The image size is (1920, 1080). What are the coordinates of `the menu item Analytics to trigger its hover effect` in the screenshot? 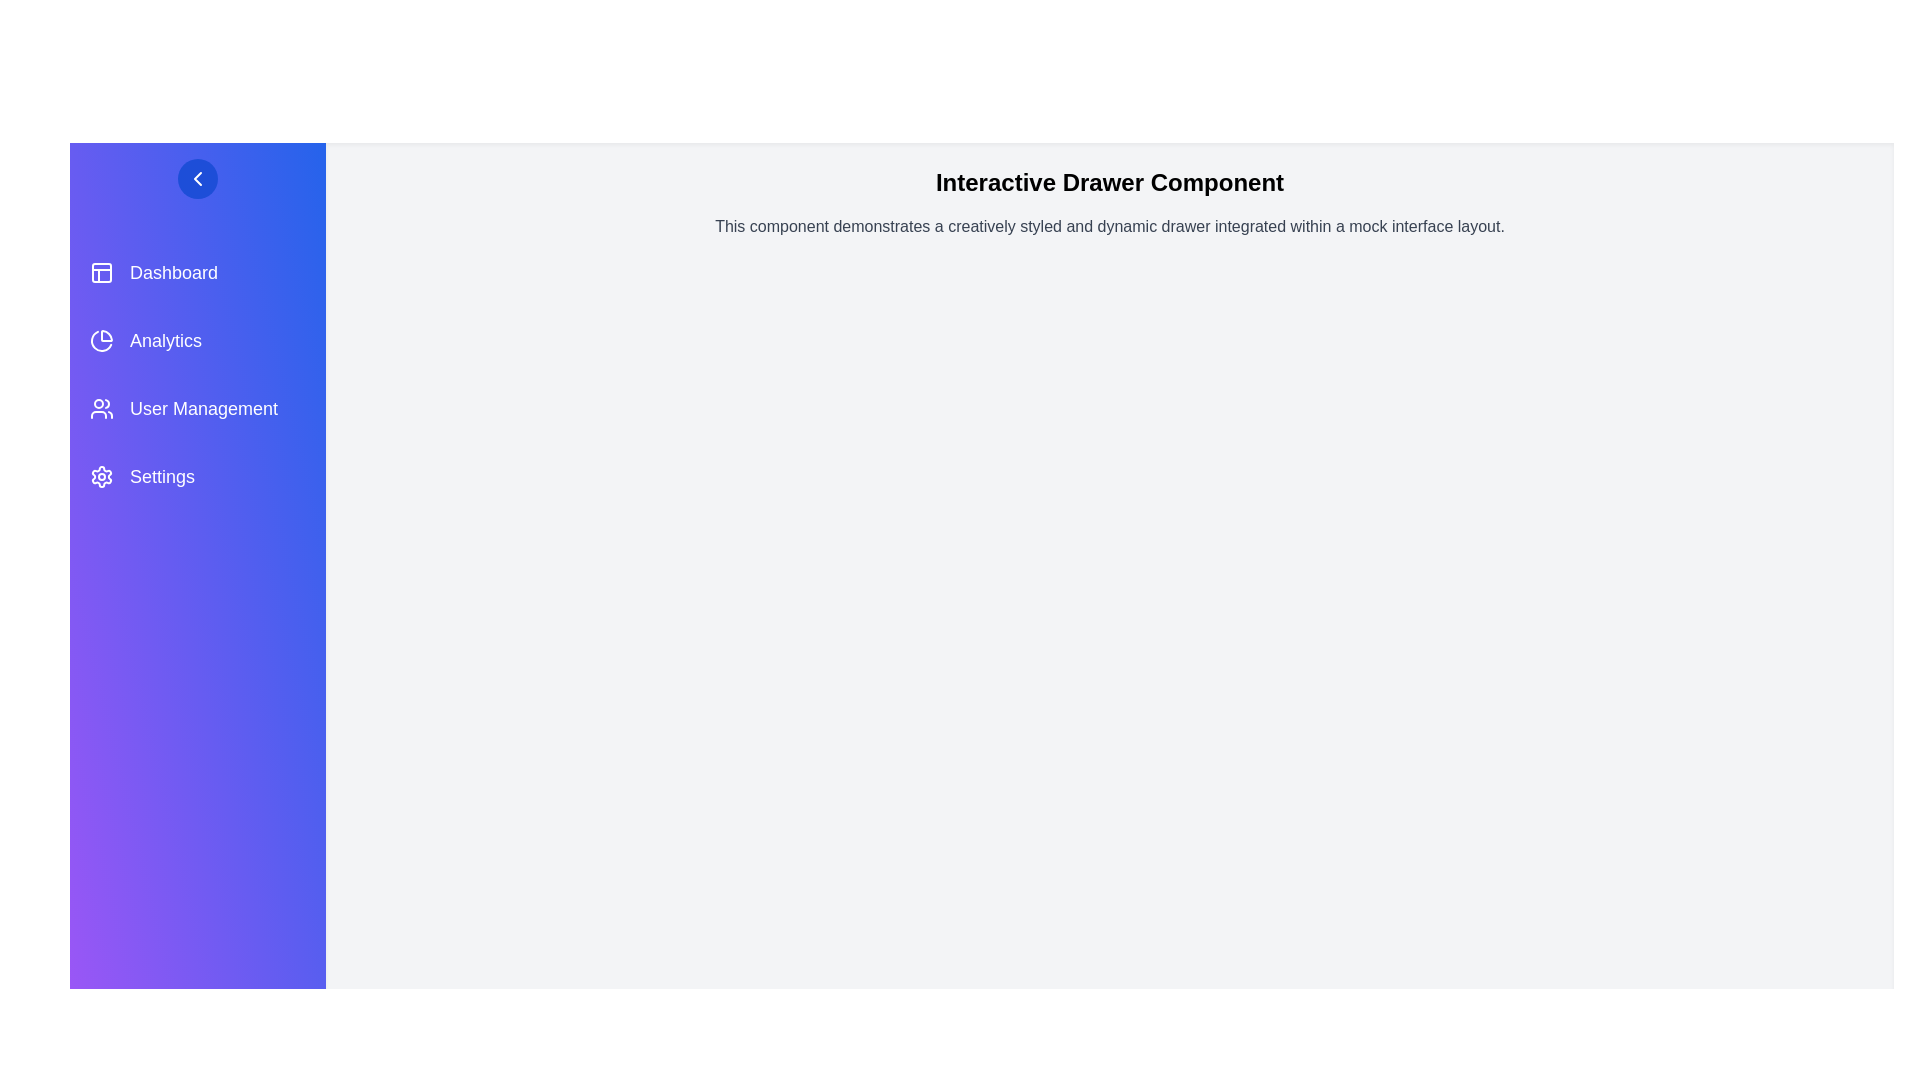 It's located at (197, 339).